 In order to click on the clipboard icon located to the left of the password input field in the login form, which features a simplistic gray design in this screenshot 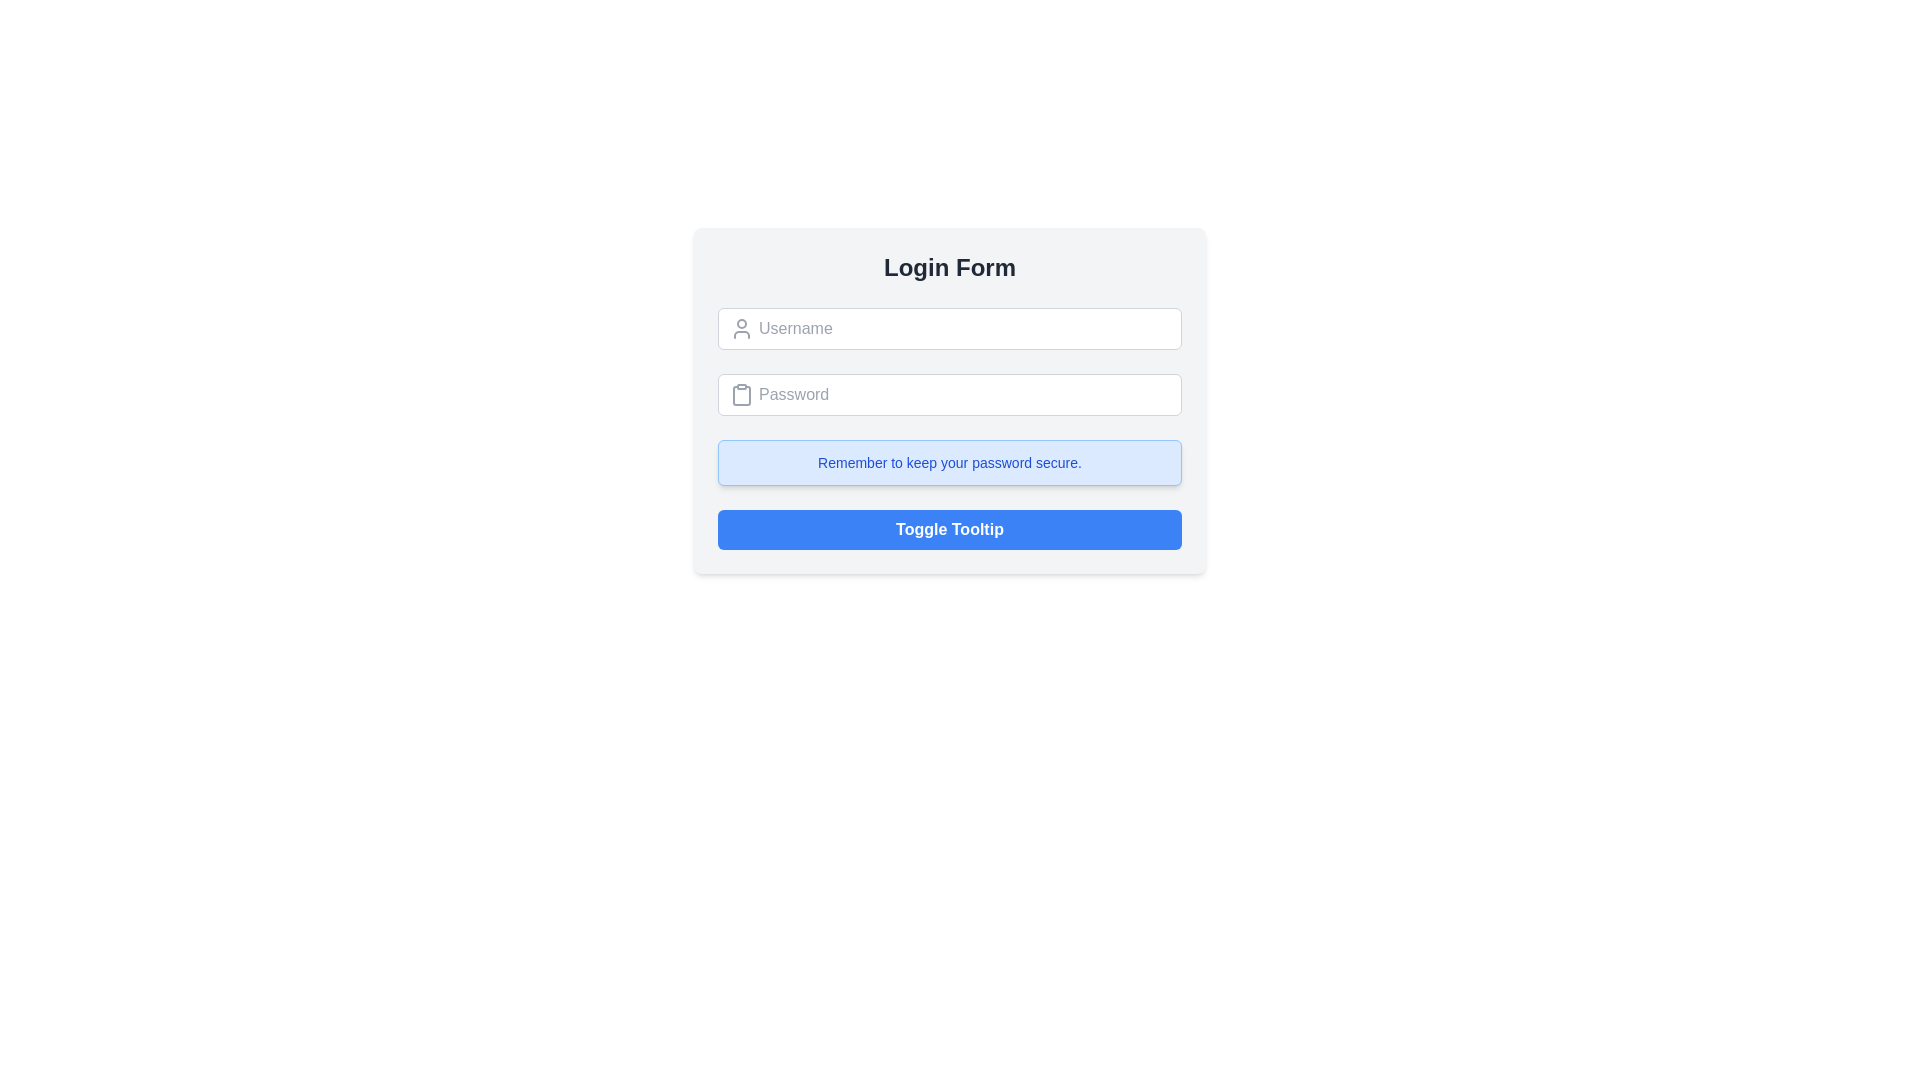, I will do `click(741, 396)`.